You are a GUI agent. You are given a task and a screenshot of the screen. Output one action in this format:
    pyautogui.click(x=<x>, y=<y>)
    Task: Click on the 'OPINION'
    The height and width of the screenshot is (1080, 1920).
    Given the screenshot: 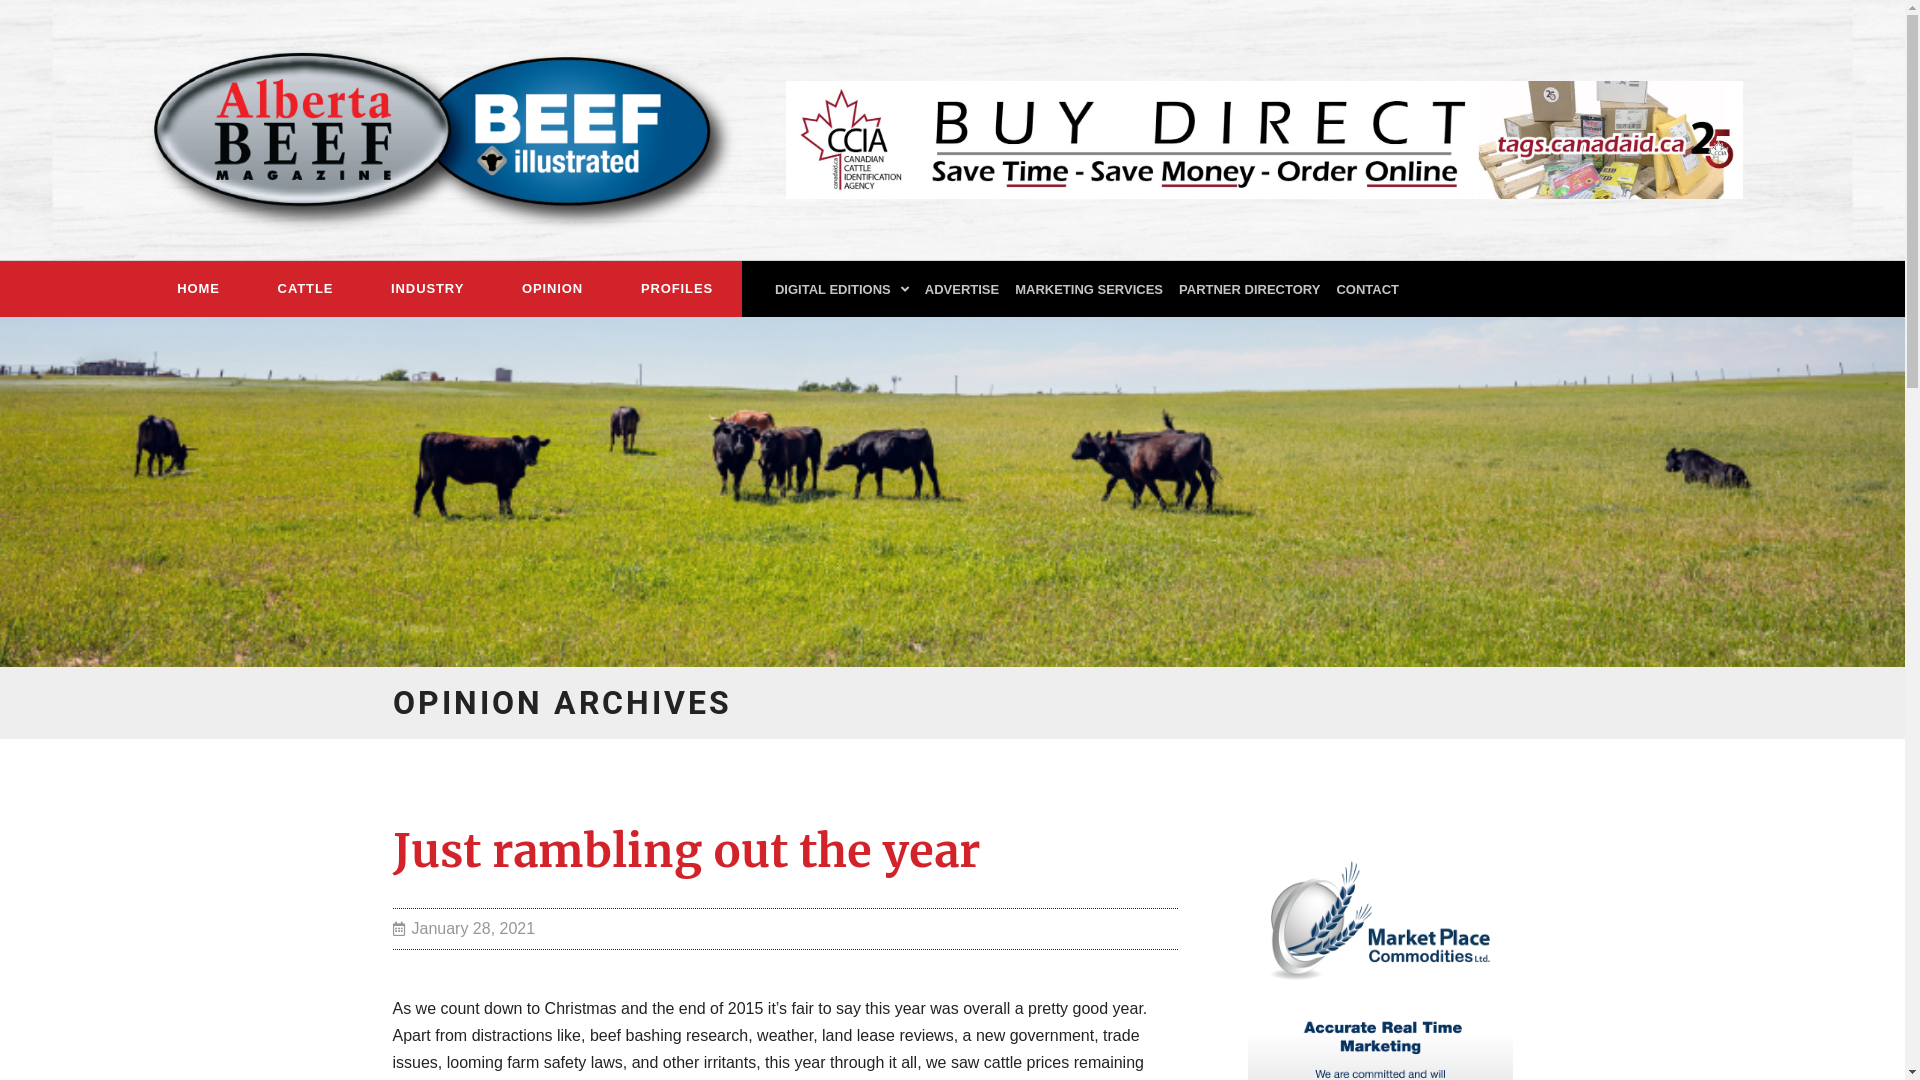 What is the action you would take?
    pyautogui.click(x=552, y=289)
    